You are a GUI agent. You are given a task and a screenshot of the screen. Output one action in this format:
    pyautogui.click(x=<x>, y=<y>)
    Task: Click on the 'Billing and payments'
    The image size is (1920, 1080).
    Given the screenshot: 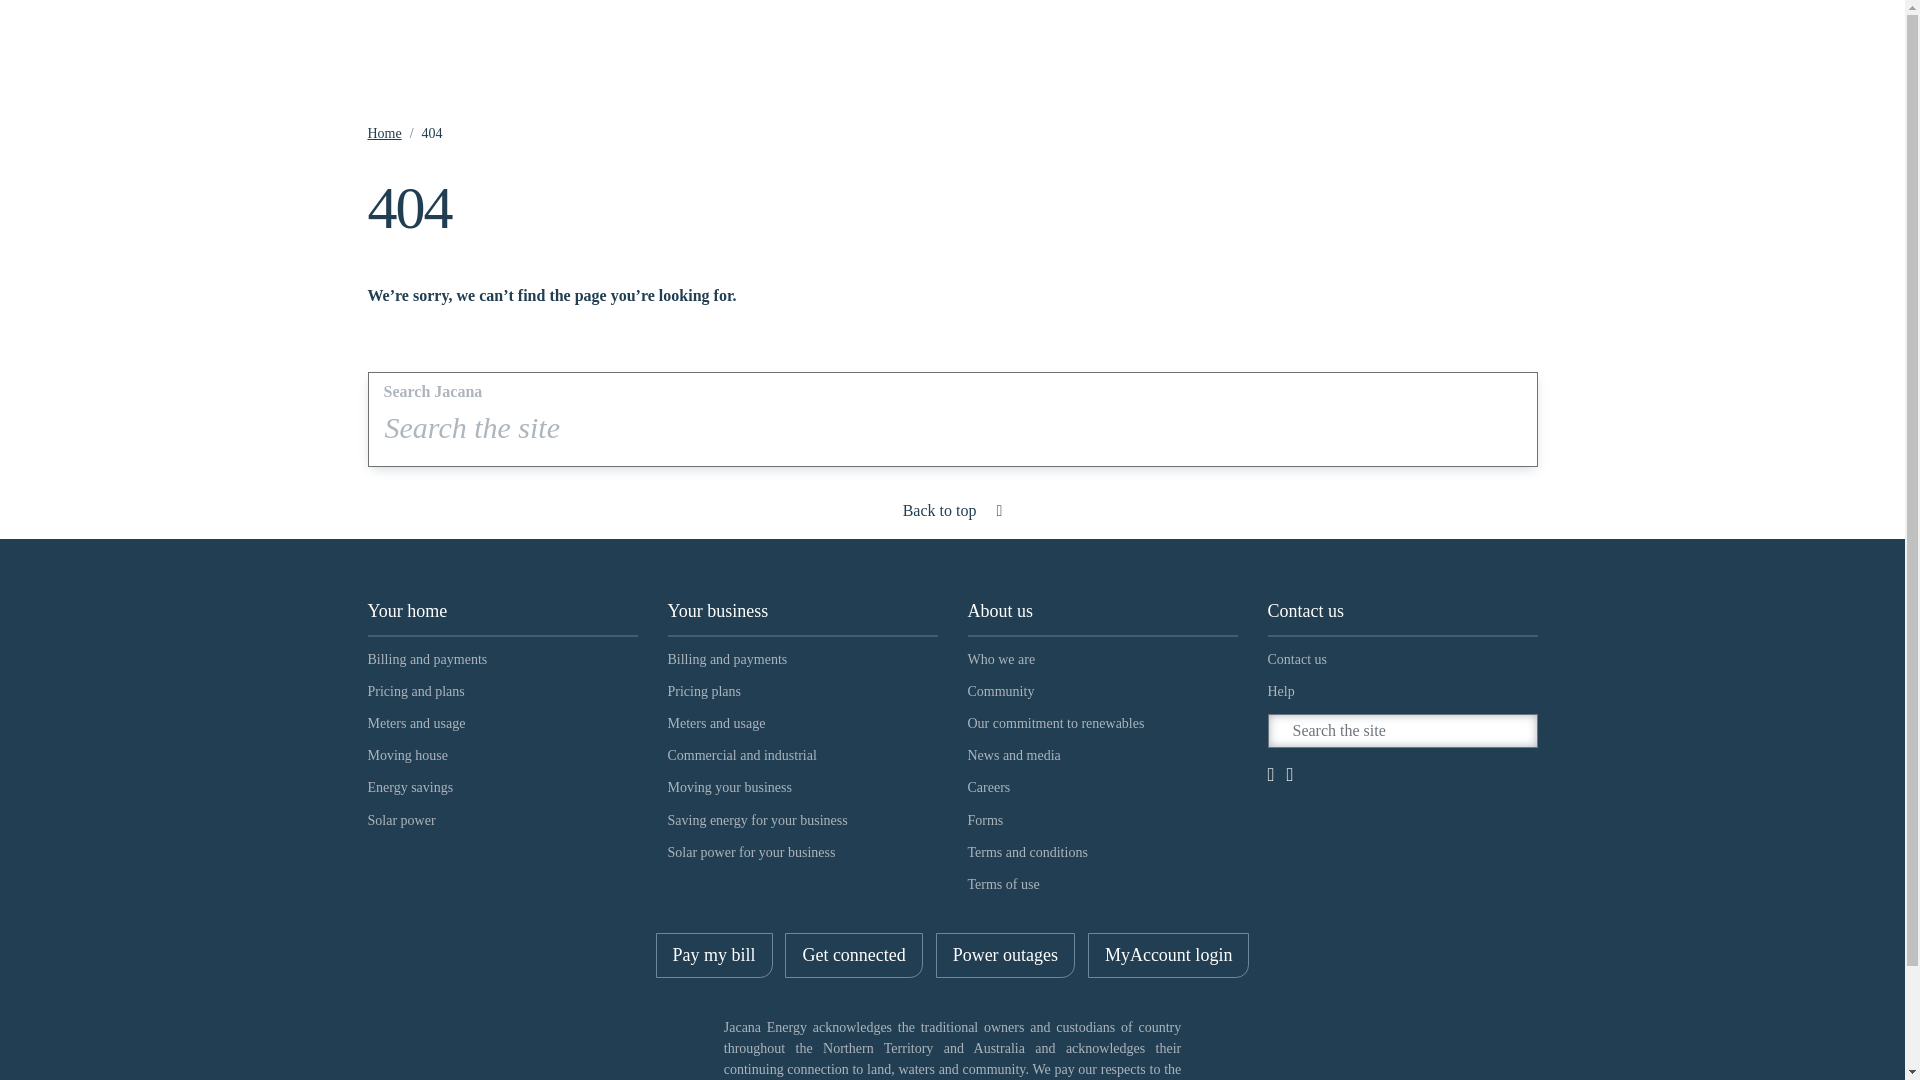 What is the action you would take?
    pyautogui.click(x=802, y=660)
    